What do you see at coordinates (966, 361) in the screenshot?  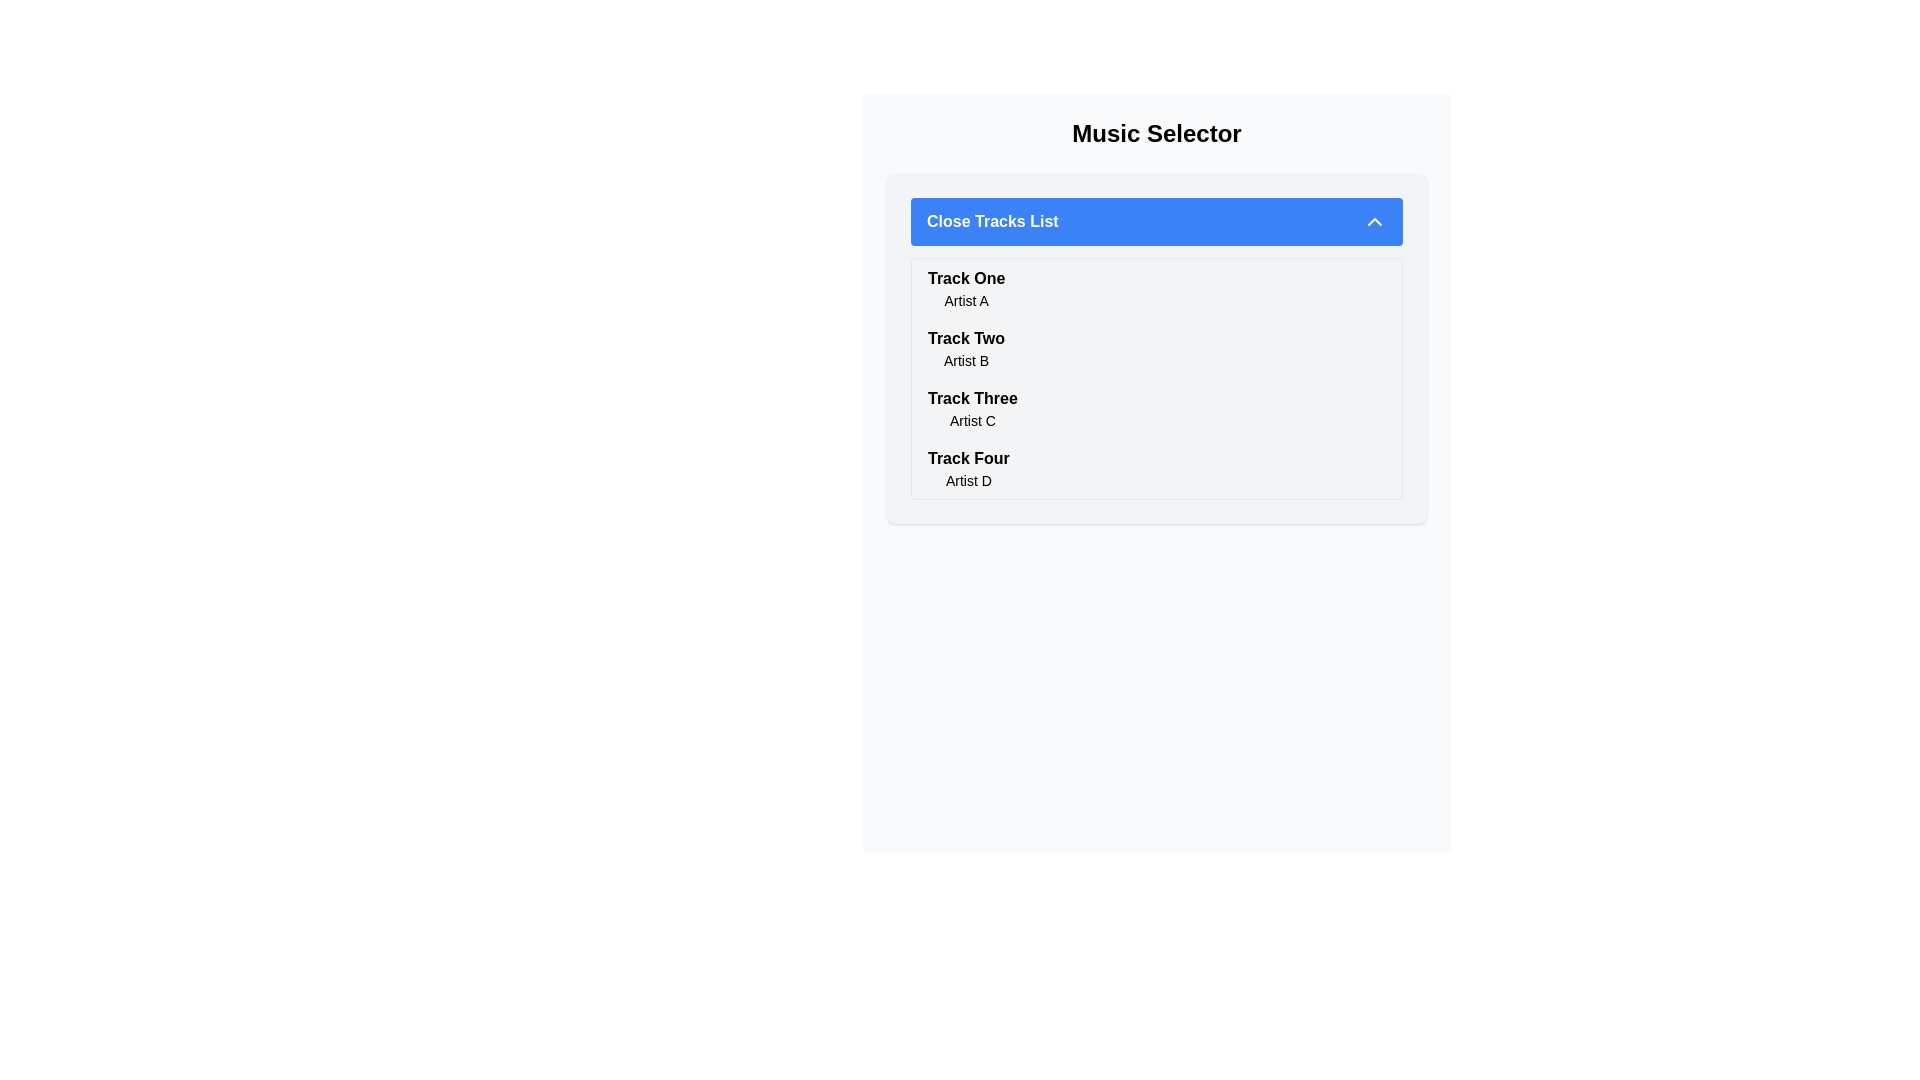 I see `the text label displaying the artist's name for 'Track Two' located directly below the 'Track Two' text in the 'Music Selector' dropdown` at bounding box center [966, 361].